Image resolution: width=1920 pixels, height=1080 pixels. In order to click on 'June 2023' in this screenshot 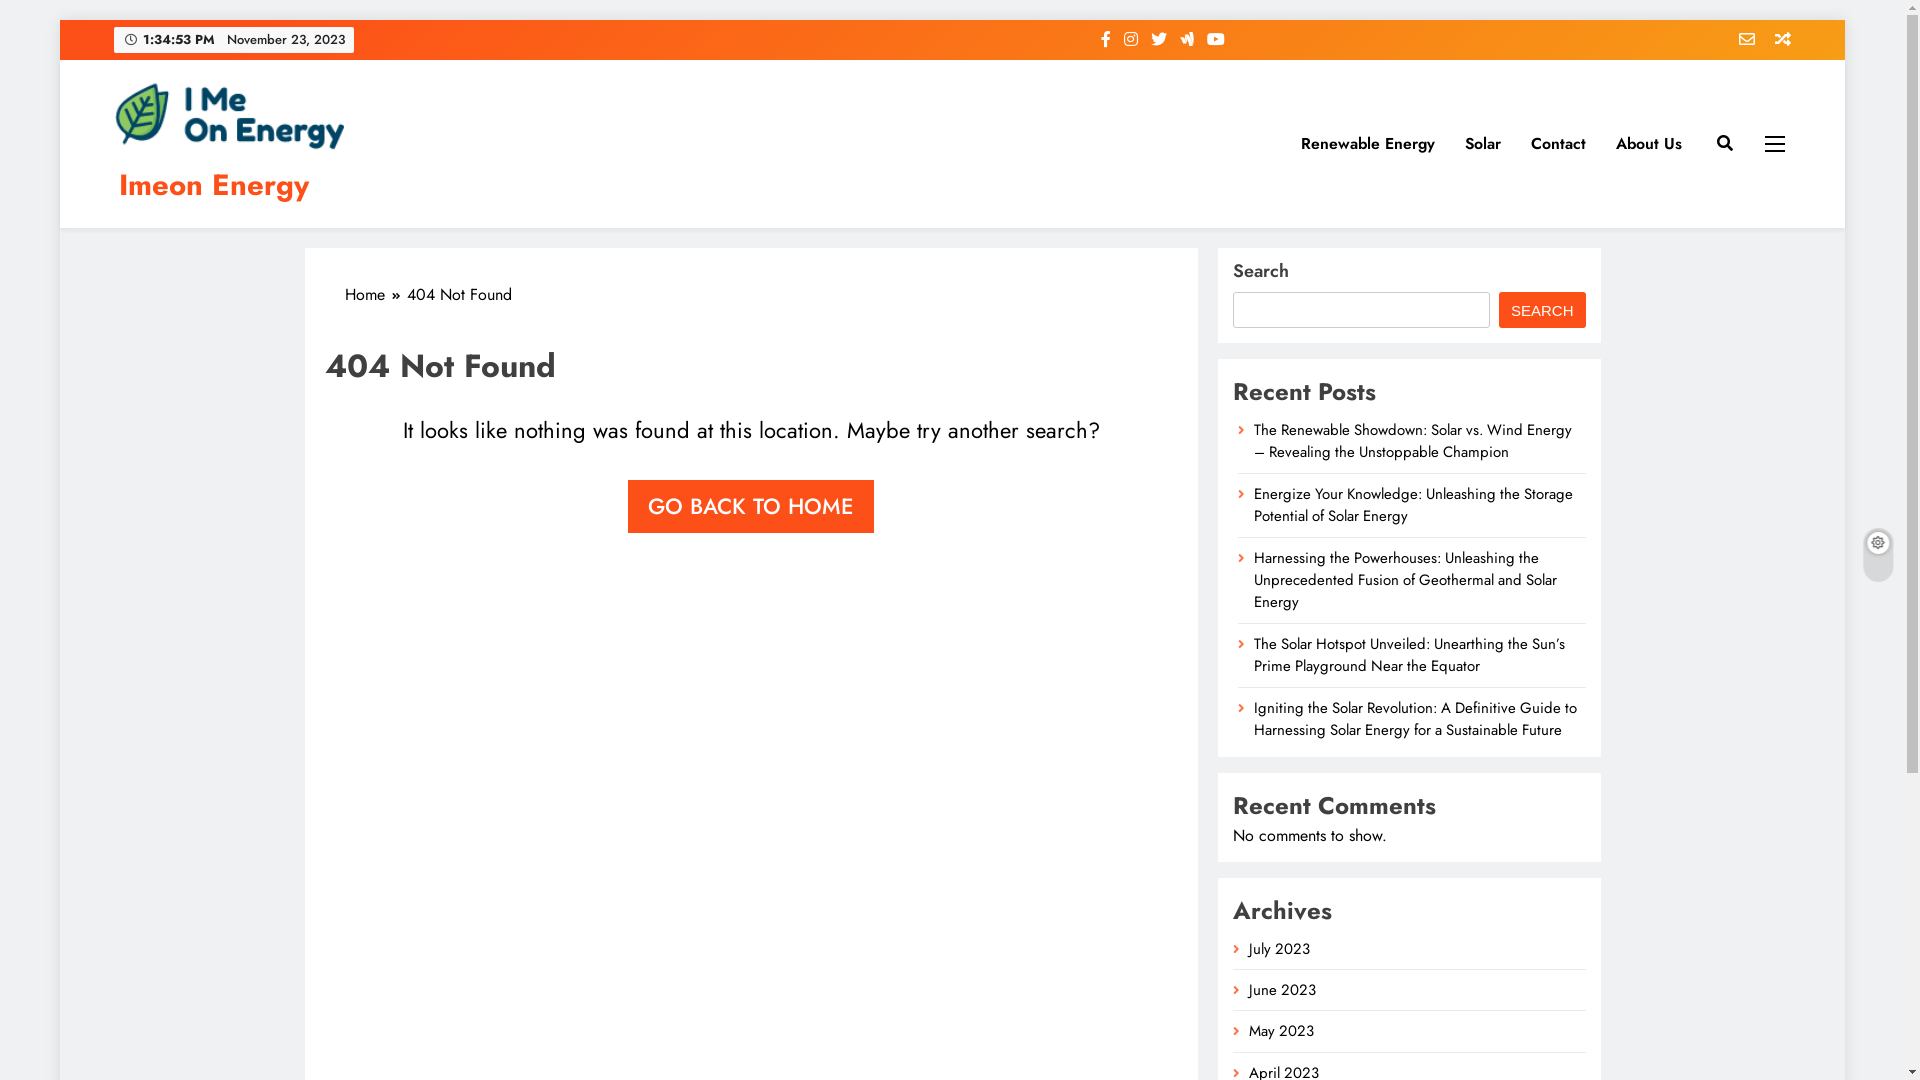, I will do `click(1282, 990)`.